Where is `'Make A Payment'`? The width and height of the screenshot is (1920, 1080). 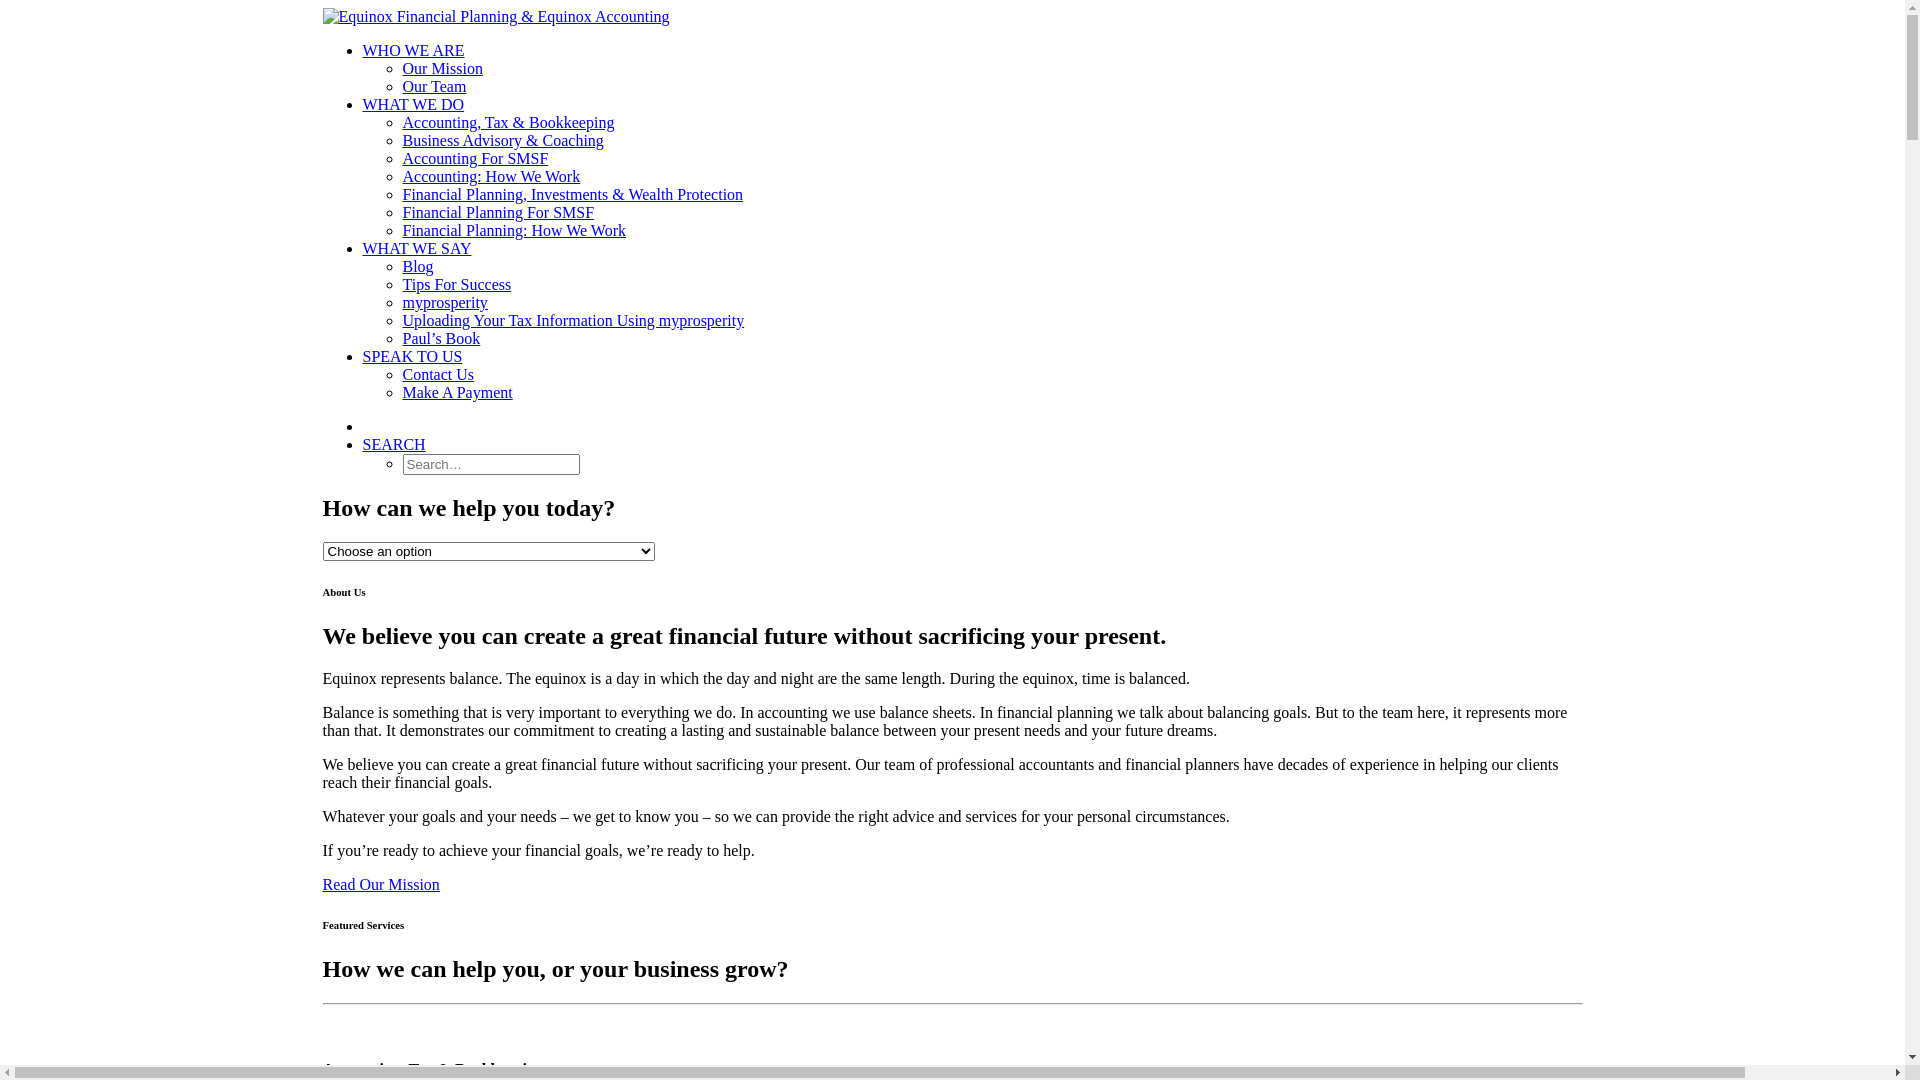
'Make A Payment' is located at coordinates (455, 392).